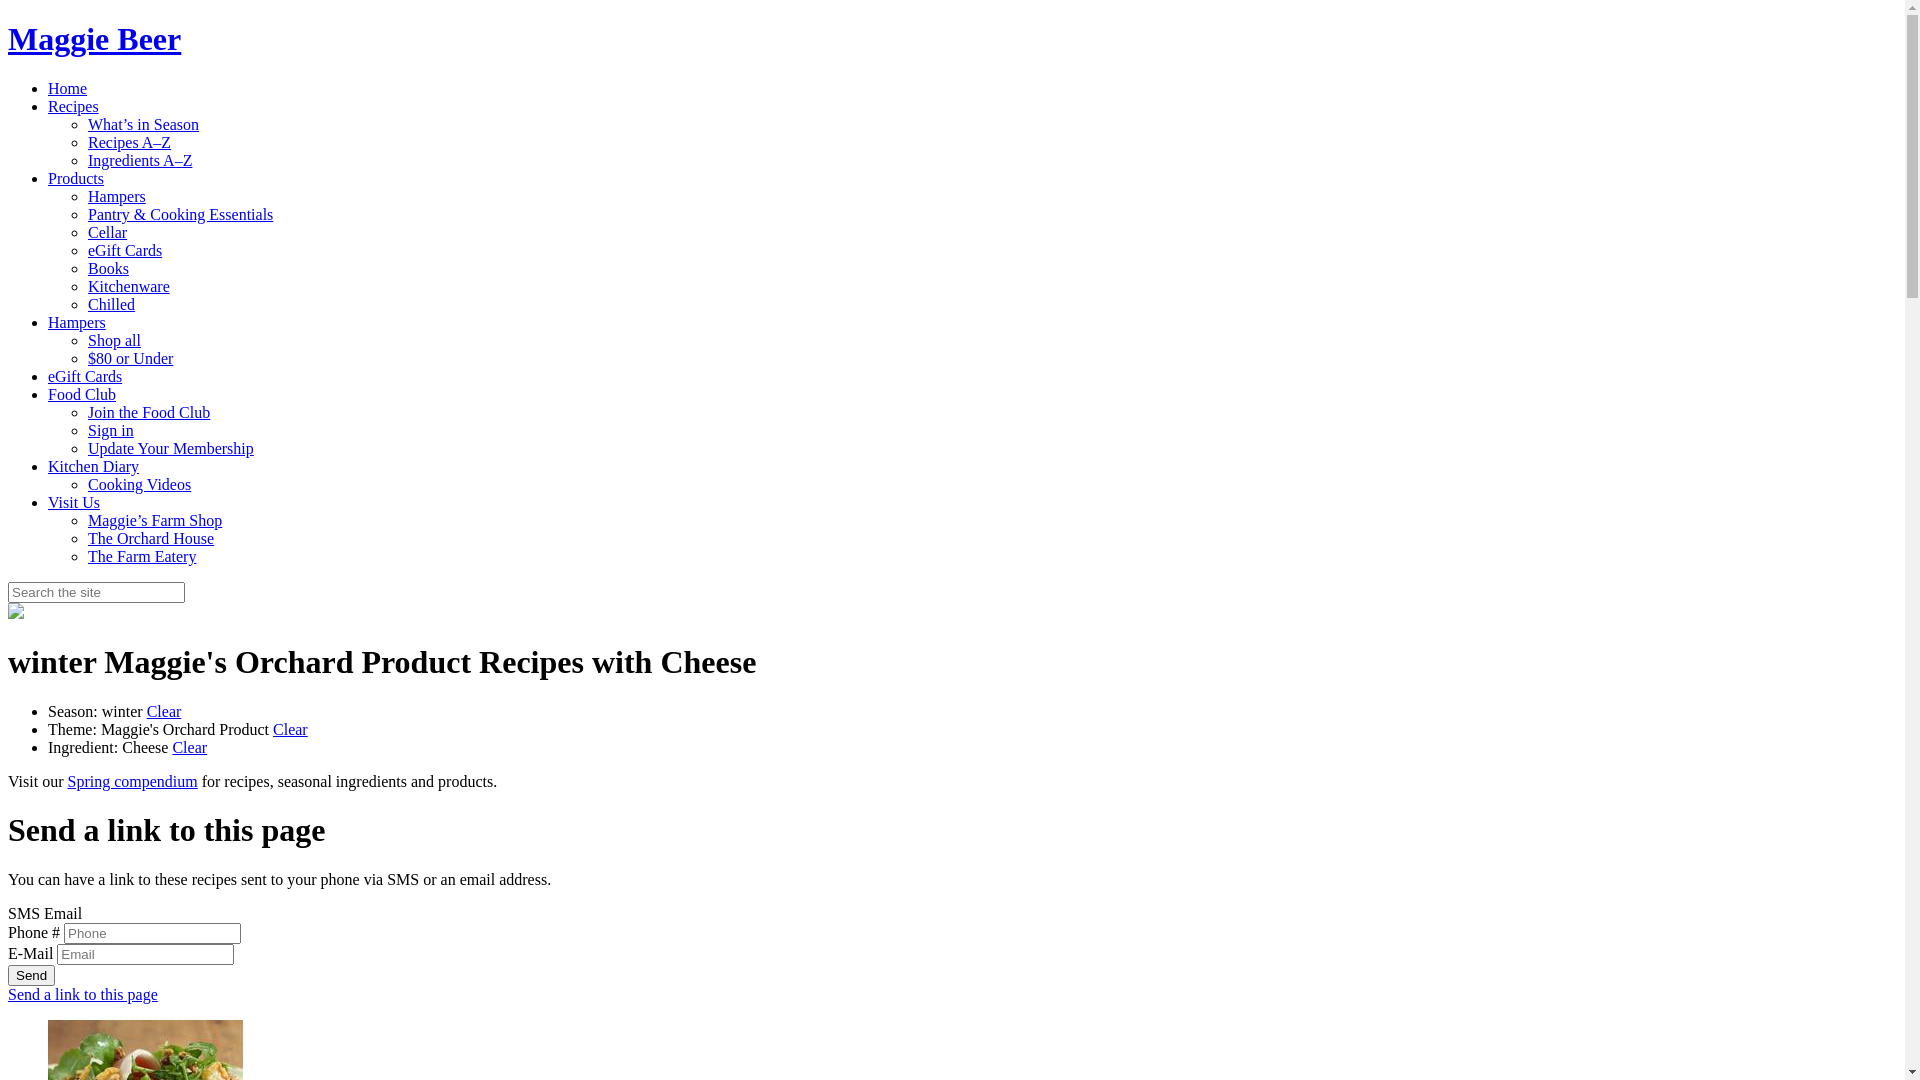 The image size is (1920, 1080). Describe the element at coordinates (180, 214) in the screenshot. I see `'Pantry & Cooking Essentials'` at that location.